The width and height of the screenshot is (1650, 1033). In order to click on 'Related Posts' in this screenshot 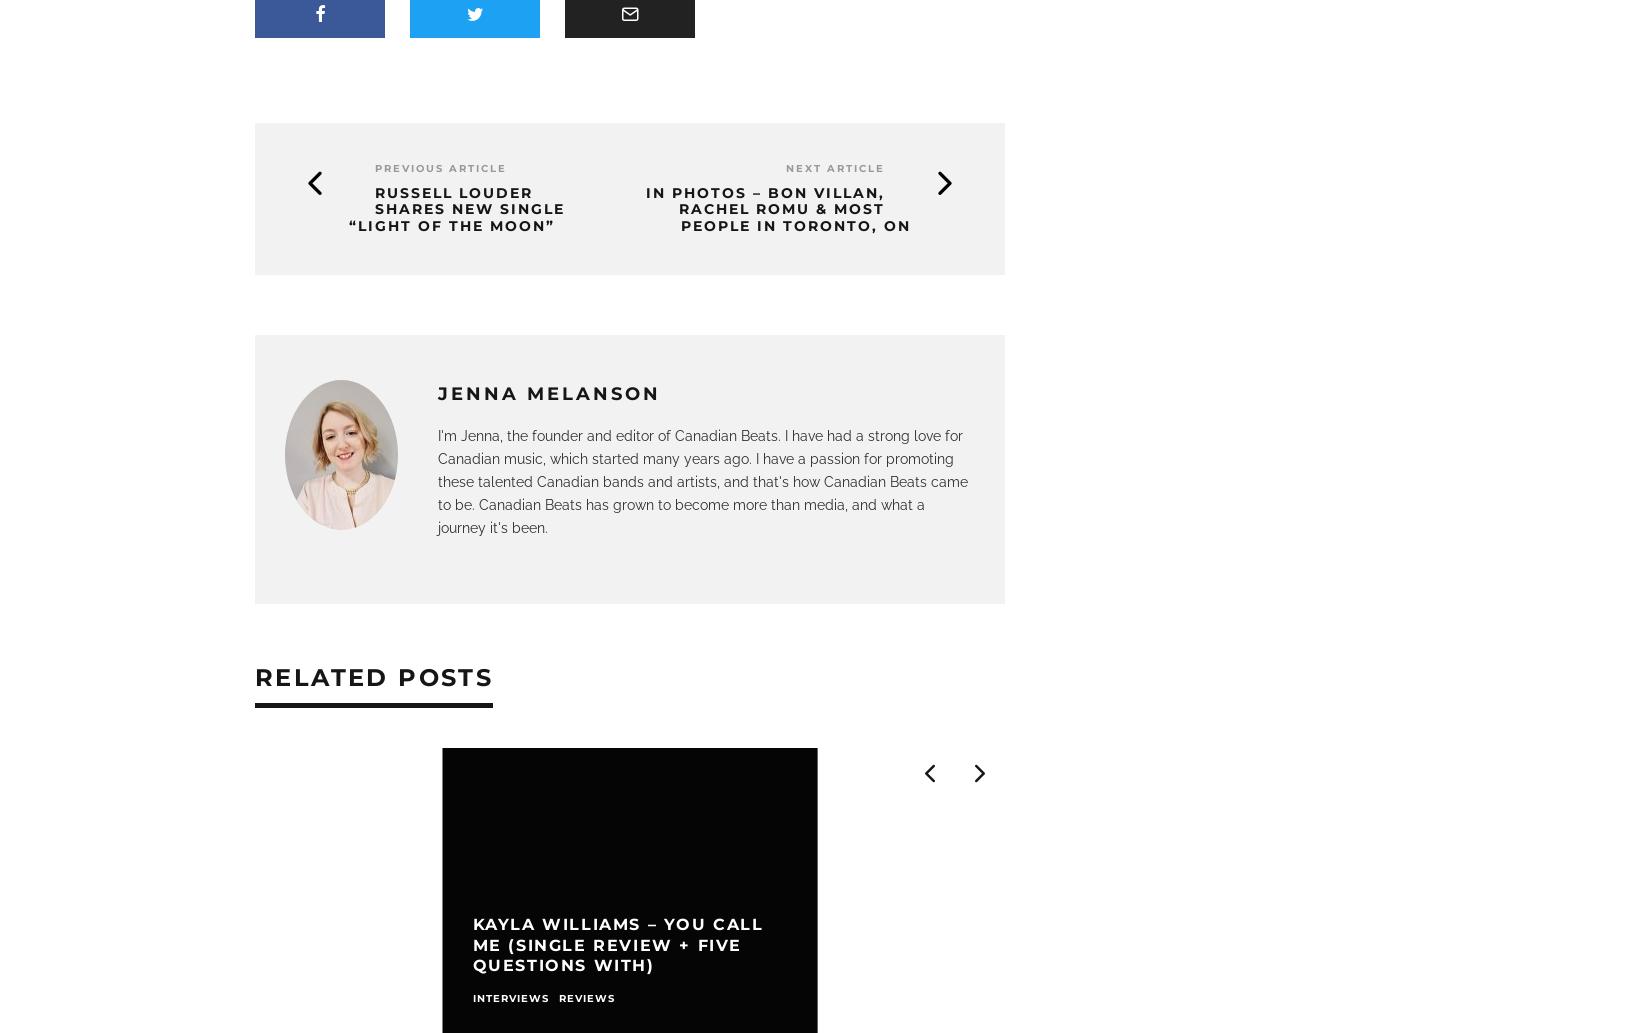, I will do `click(374, 675)`.